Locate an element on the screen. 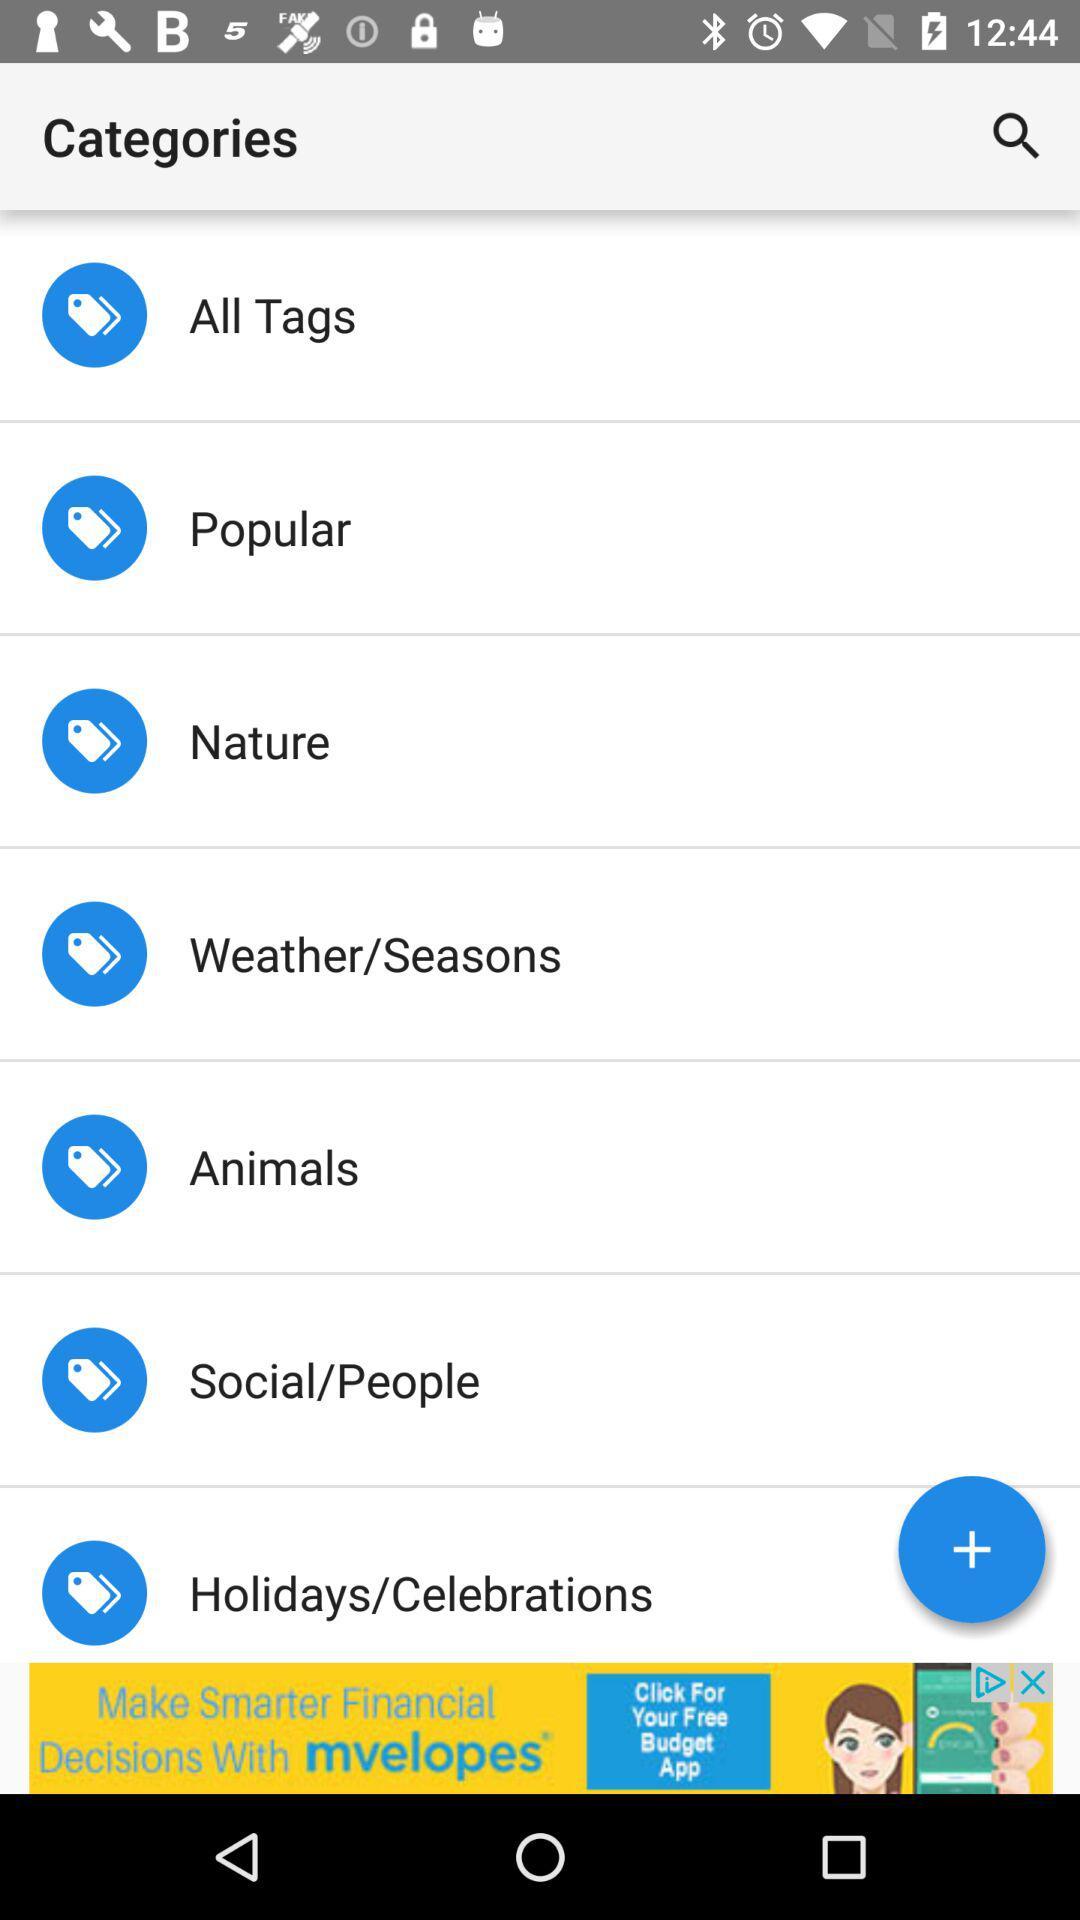  the add icon is located at coordinates (971, 1548).